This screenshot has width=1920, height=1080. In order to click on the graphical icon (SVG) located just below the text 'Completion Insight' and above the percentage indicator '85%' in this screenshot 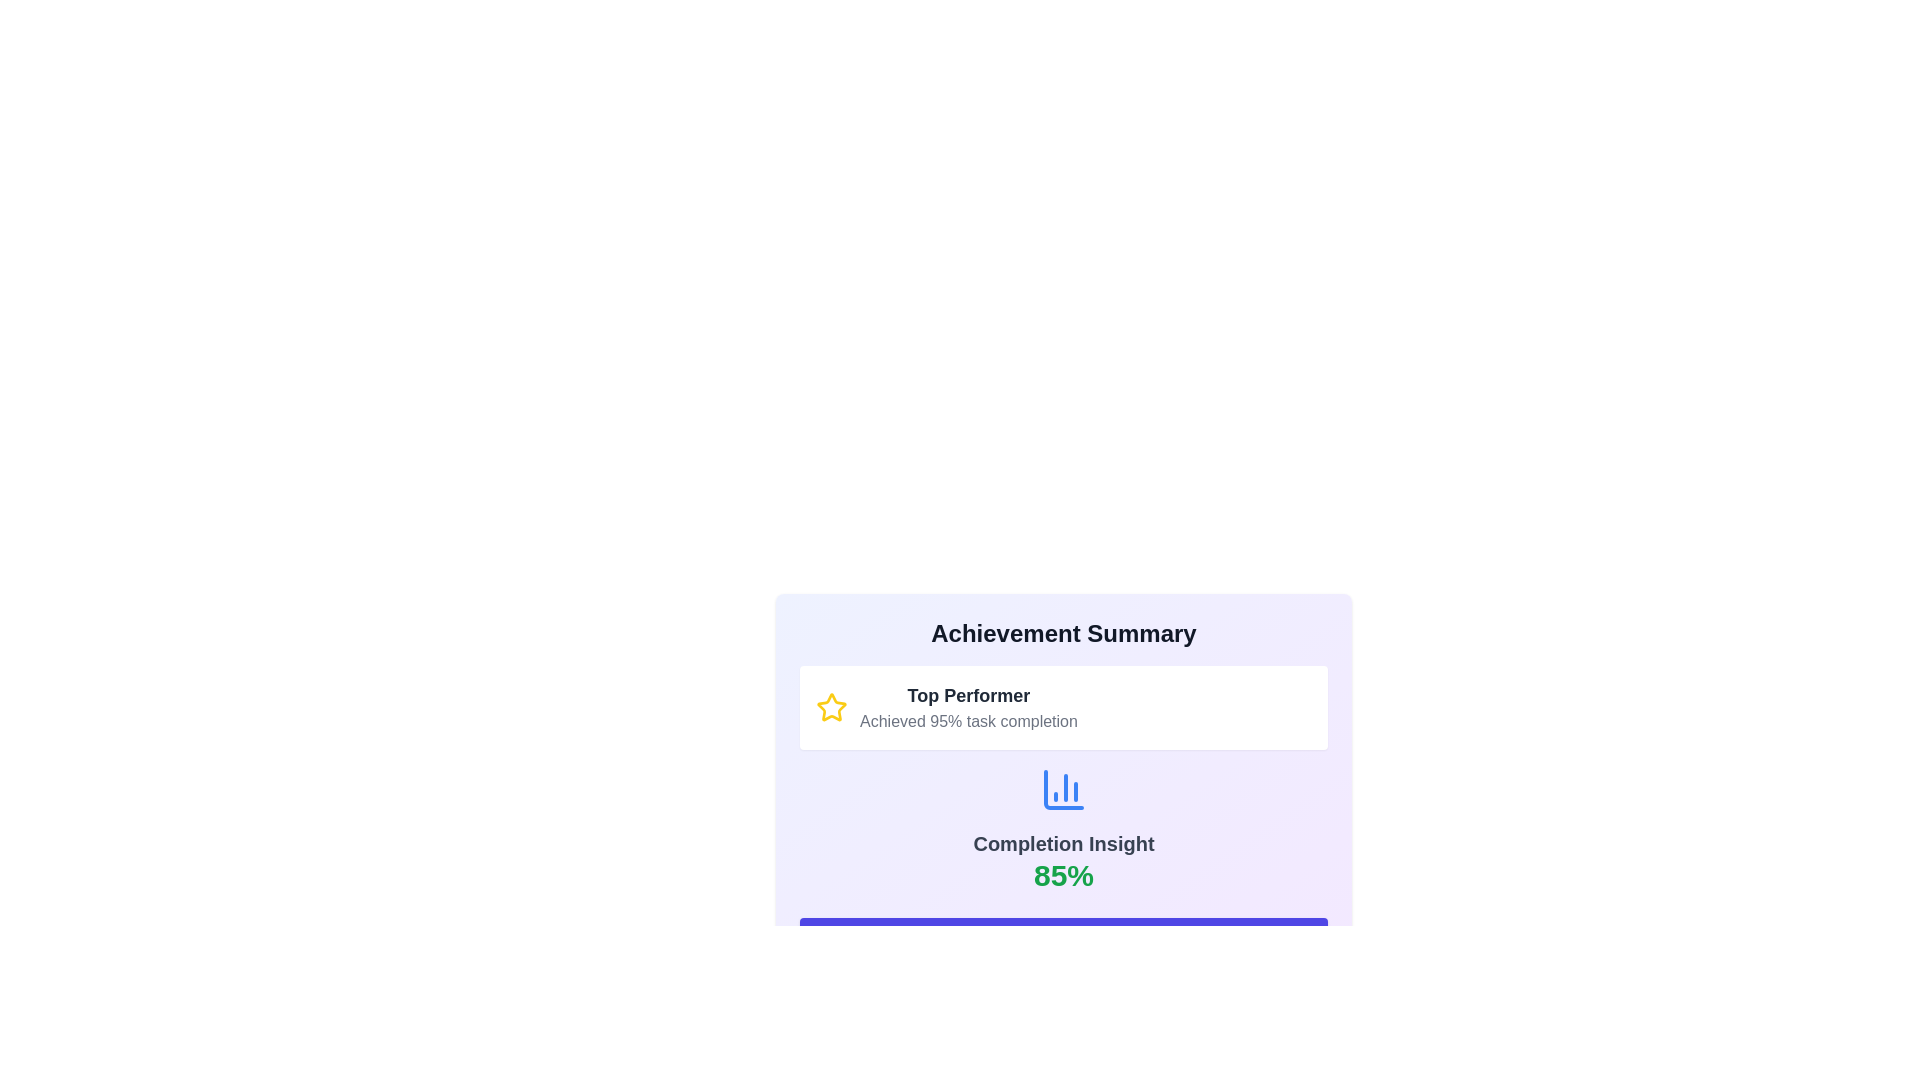, I will do `click(1063, 789)`.